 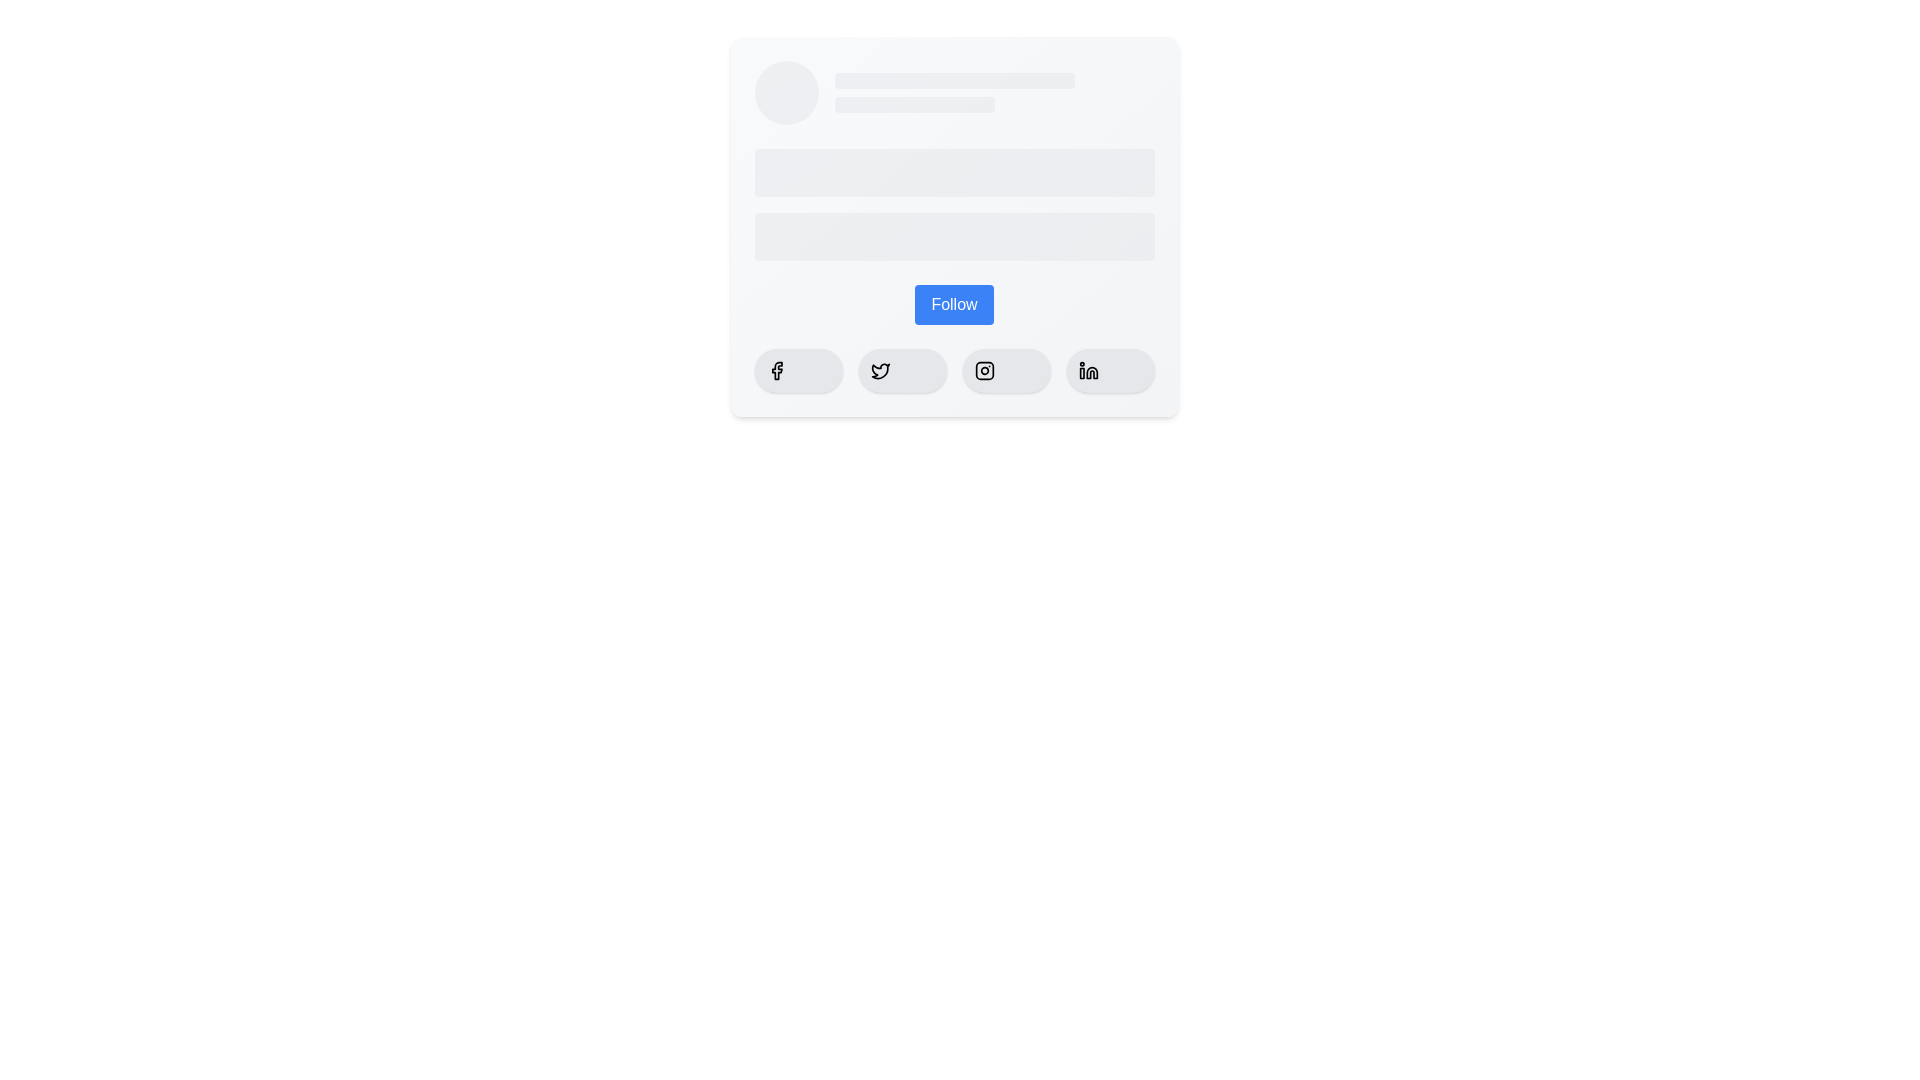 I want to click on the third icon in the horizontal row of four social media buttons, so click(x=984, y=370).